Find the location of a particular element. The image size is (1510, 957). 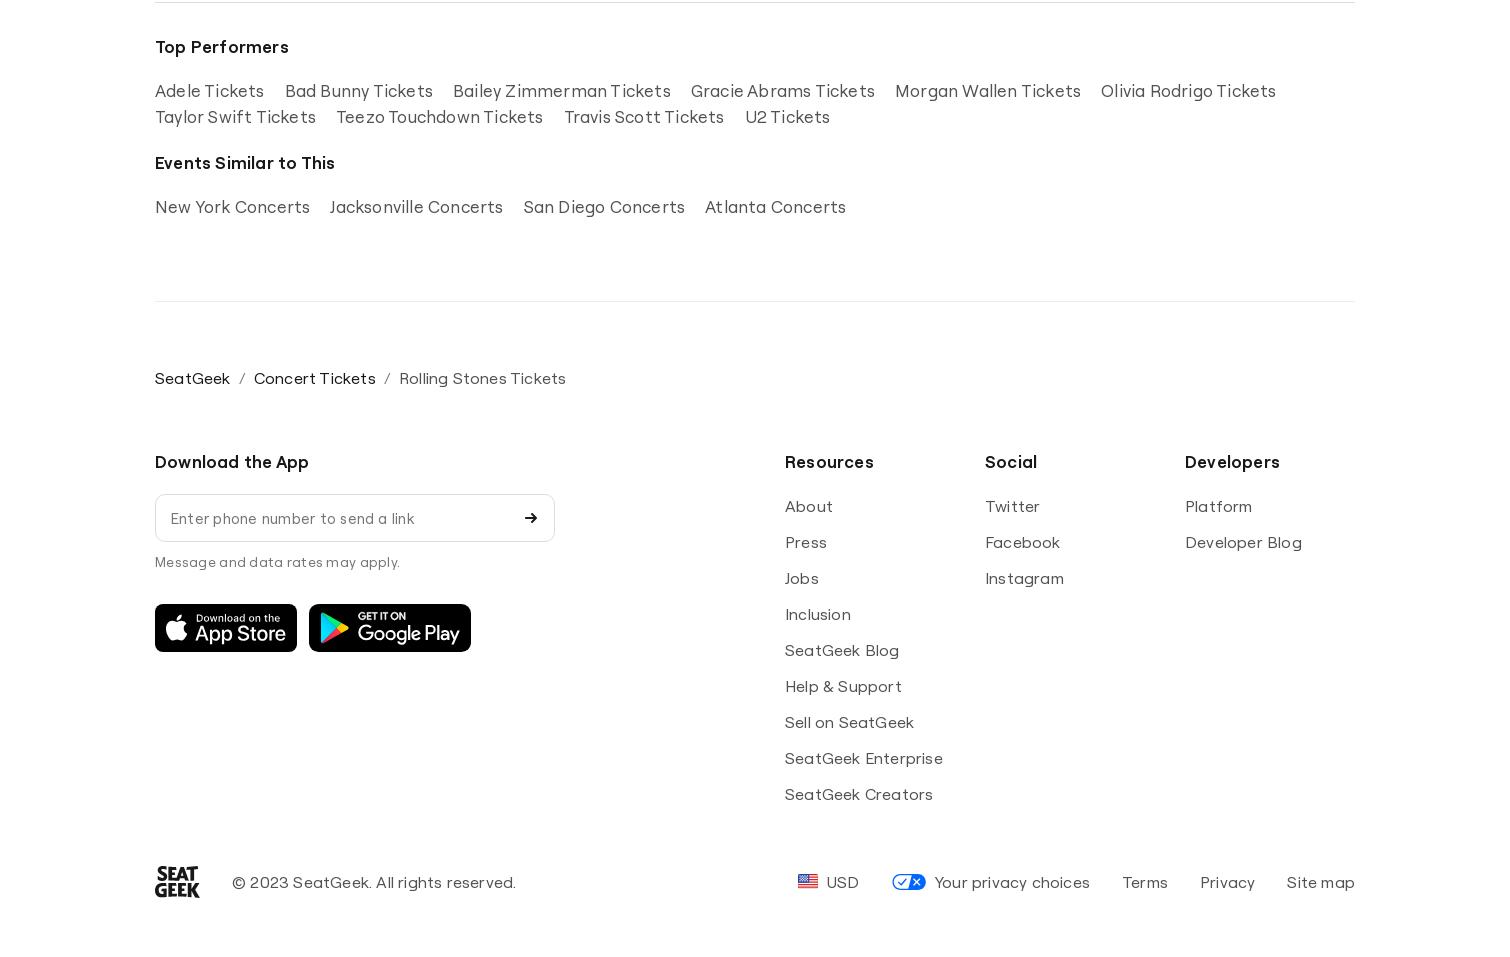

'Jobs' is located at coordinates (785, 577).